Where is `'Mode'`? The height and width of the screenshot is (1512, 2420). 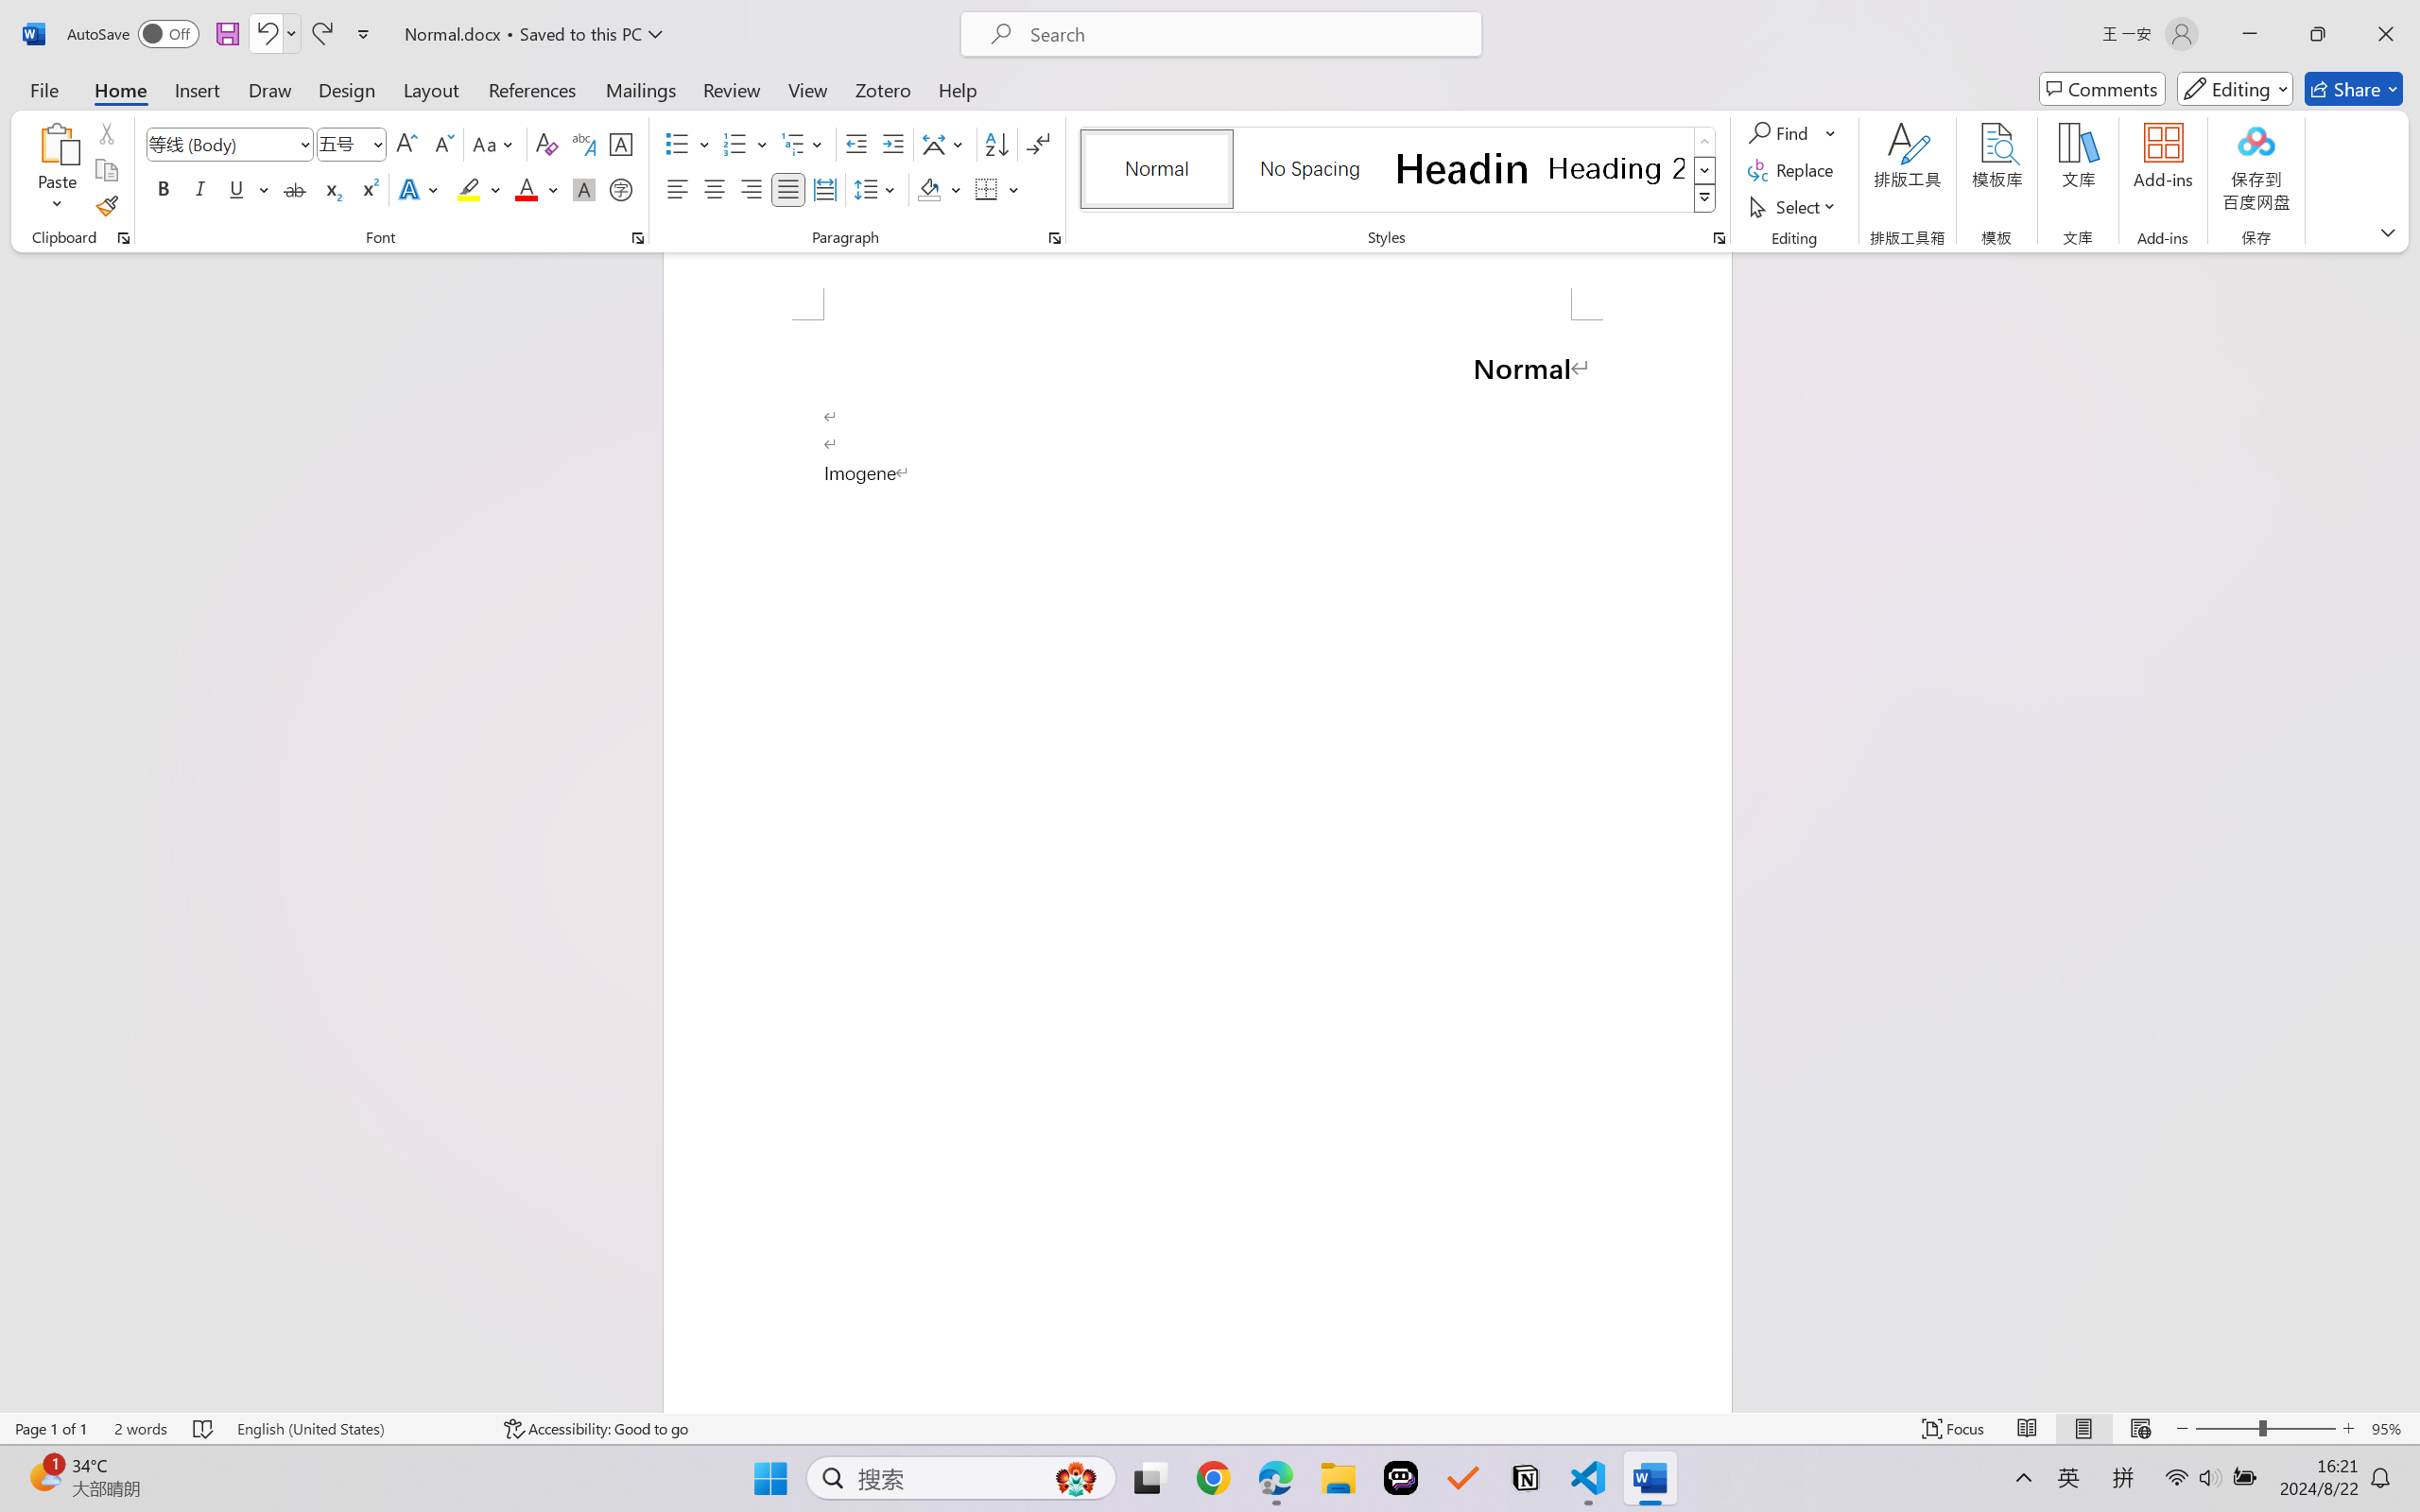 'Mode' is located at coordinates (2235, 88).